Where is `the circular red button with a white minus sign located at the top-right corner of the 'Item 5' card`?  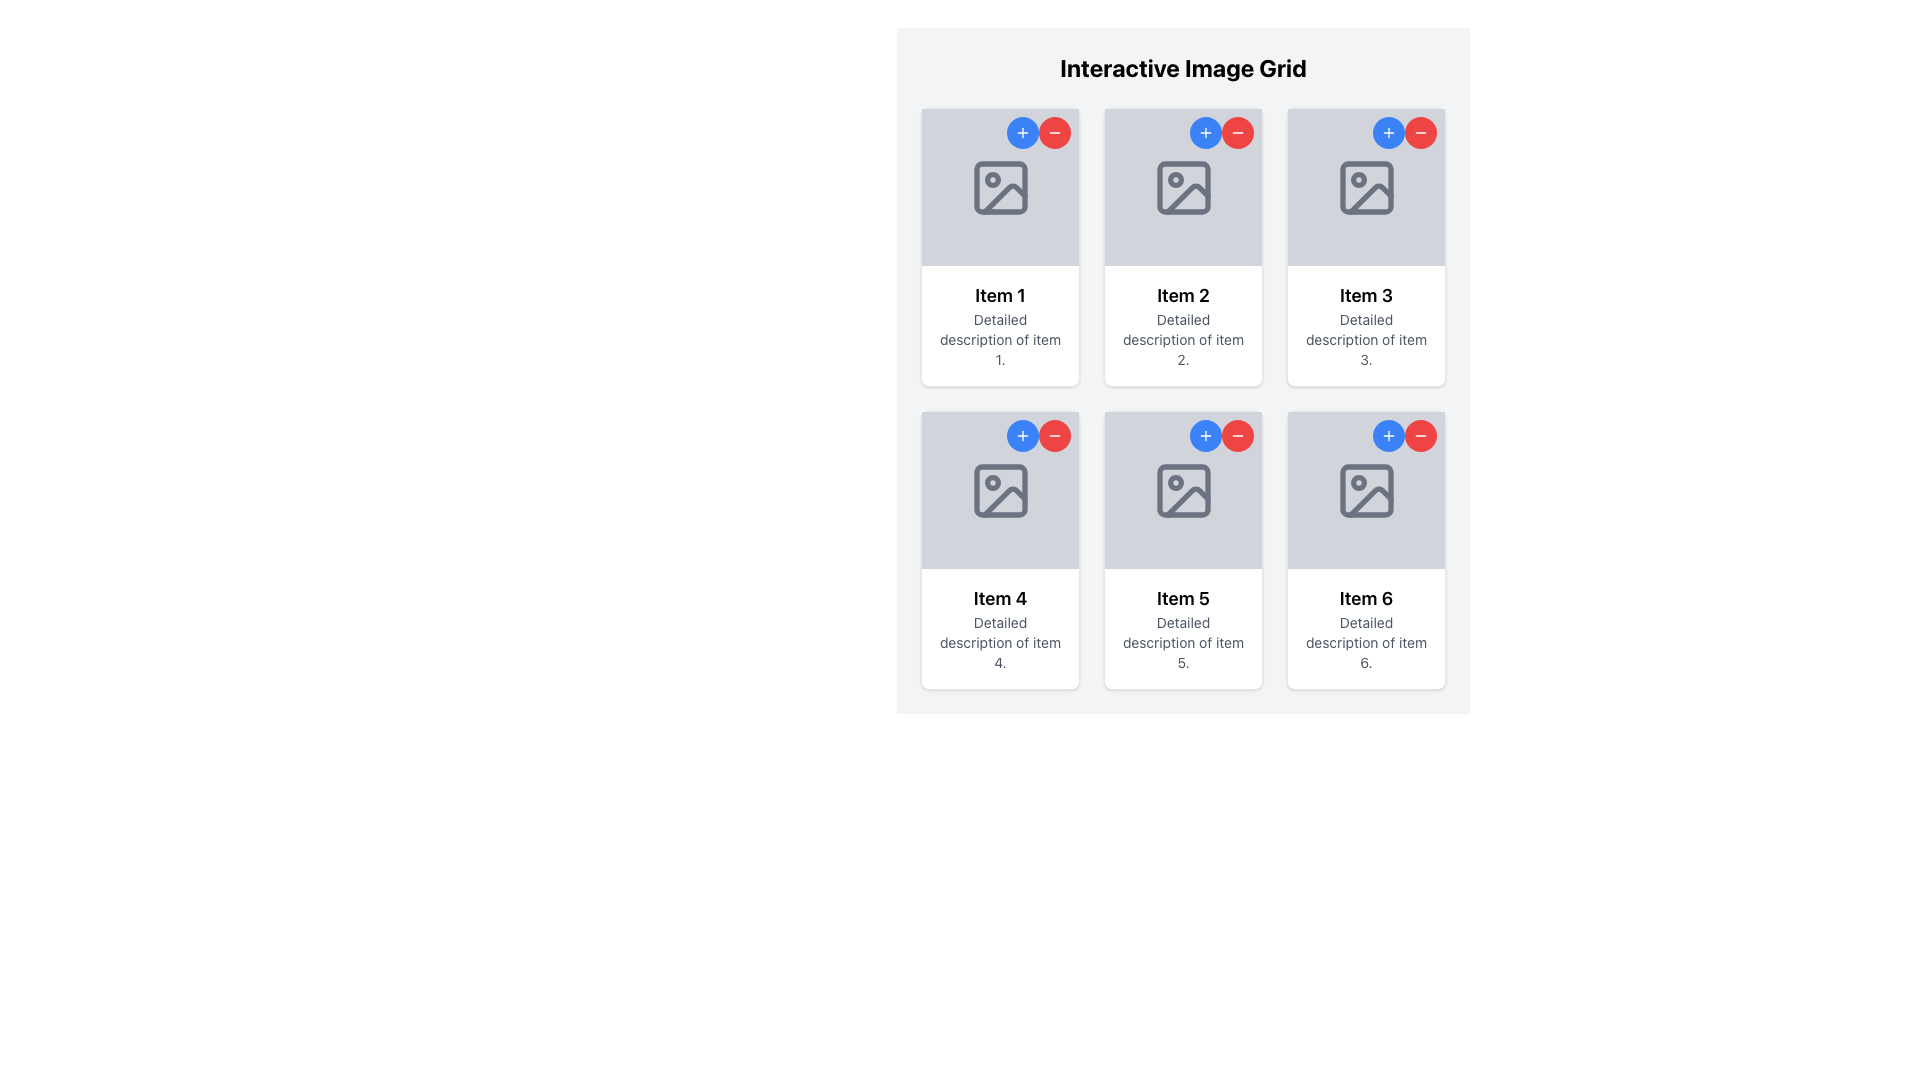 the circular red button with a white minus sign located at the top-right corner of the 'Item 5' card is located at coordinates (1237, 434).